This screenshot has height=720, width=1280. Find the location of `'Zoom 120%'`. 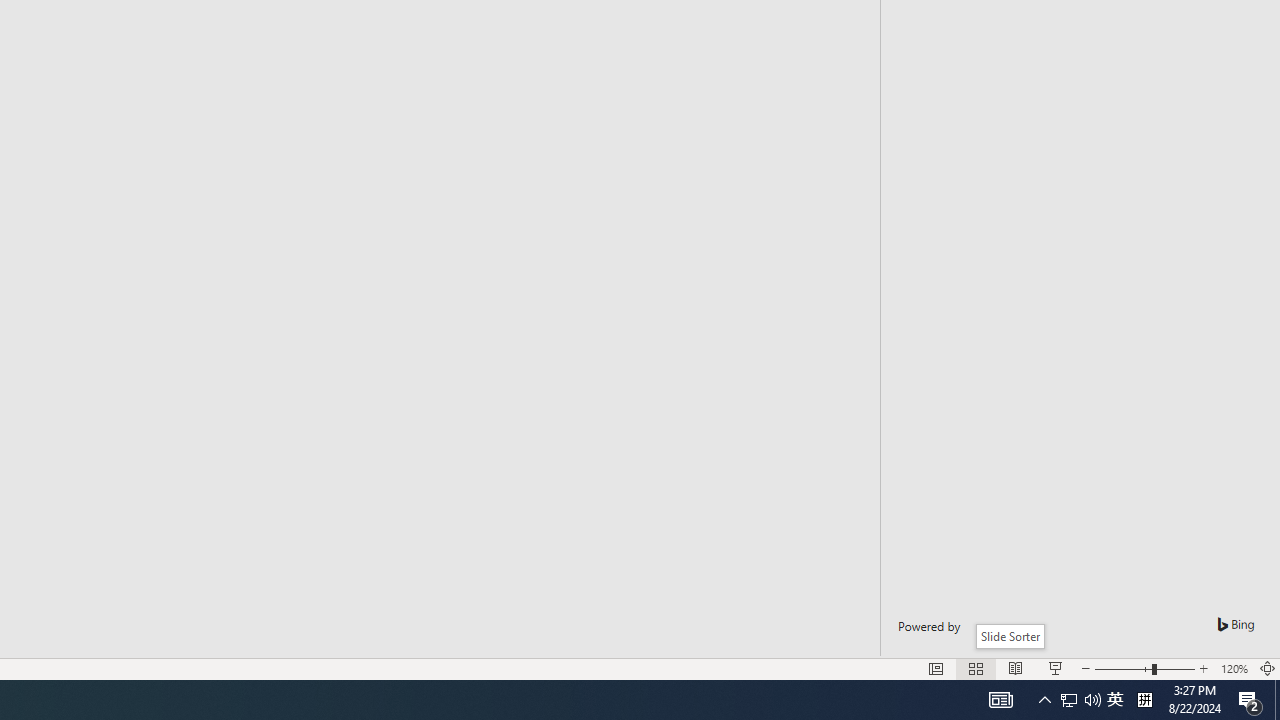

'Zoom 120%' is located at coordinates (1233, 669).